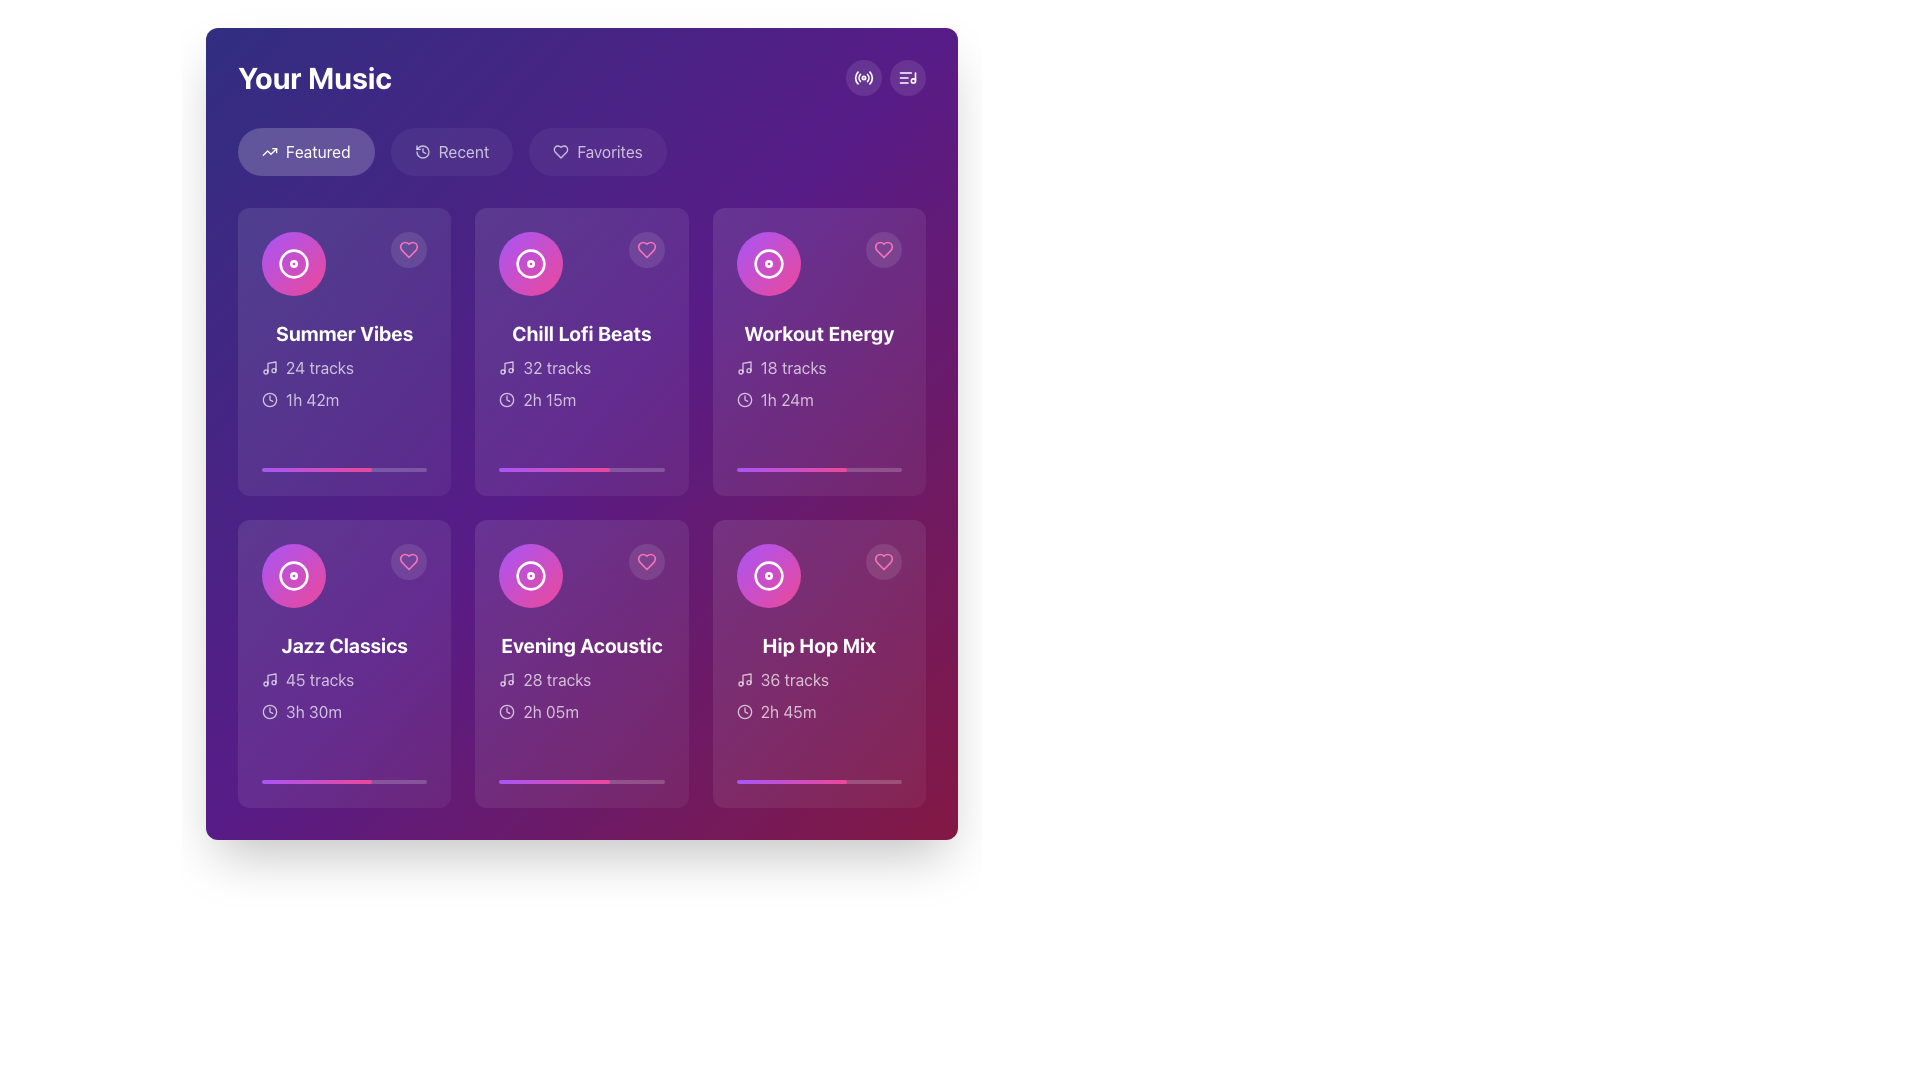 The width and height of the screenshot is (1920, 1080). What do you see at coordinates (767, 575) in the screenshot?
I see `the circle-shaped decorative icon for the 'Hip Hop Mix' music card, which is positioned at the center of the upper part of the card` at bounding box center [767, 575].